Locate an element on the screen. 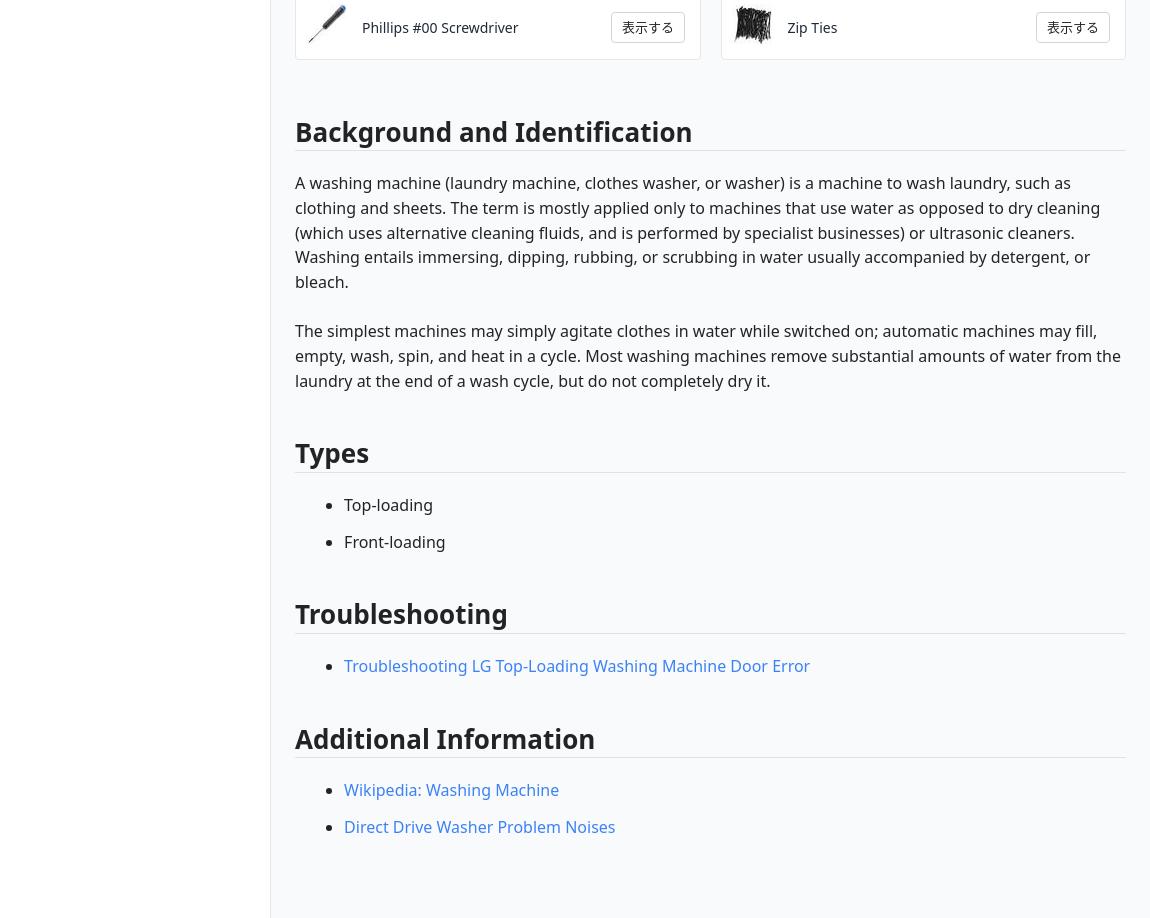  'Wikipedia: Washing Machine' is located at coordinates (343, 790).